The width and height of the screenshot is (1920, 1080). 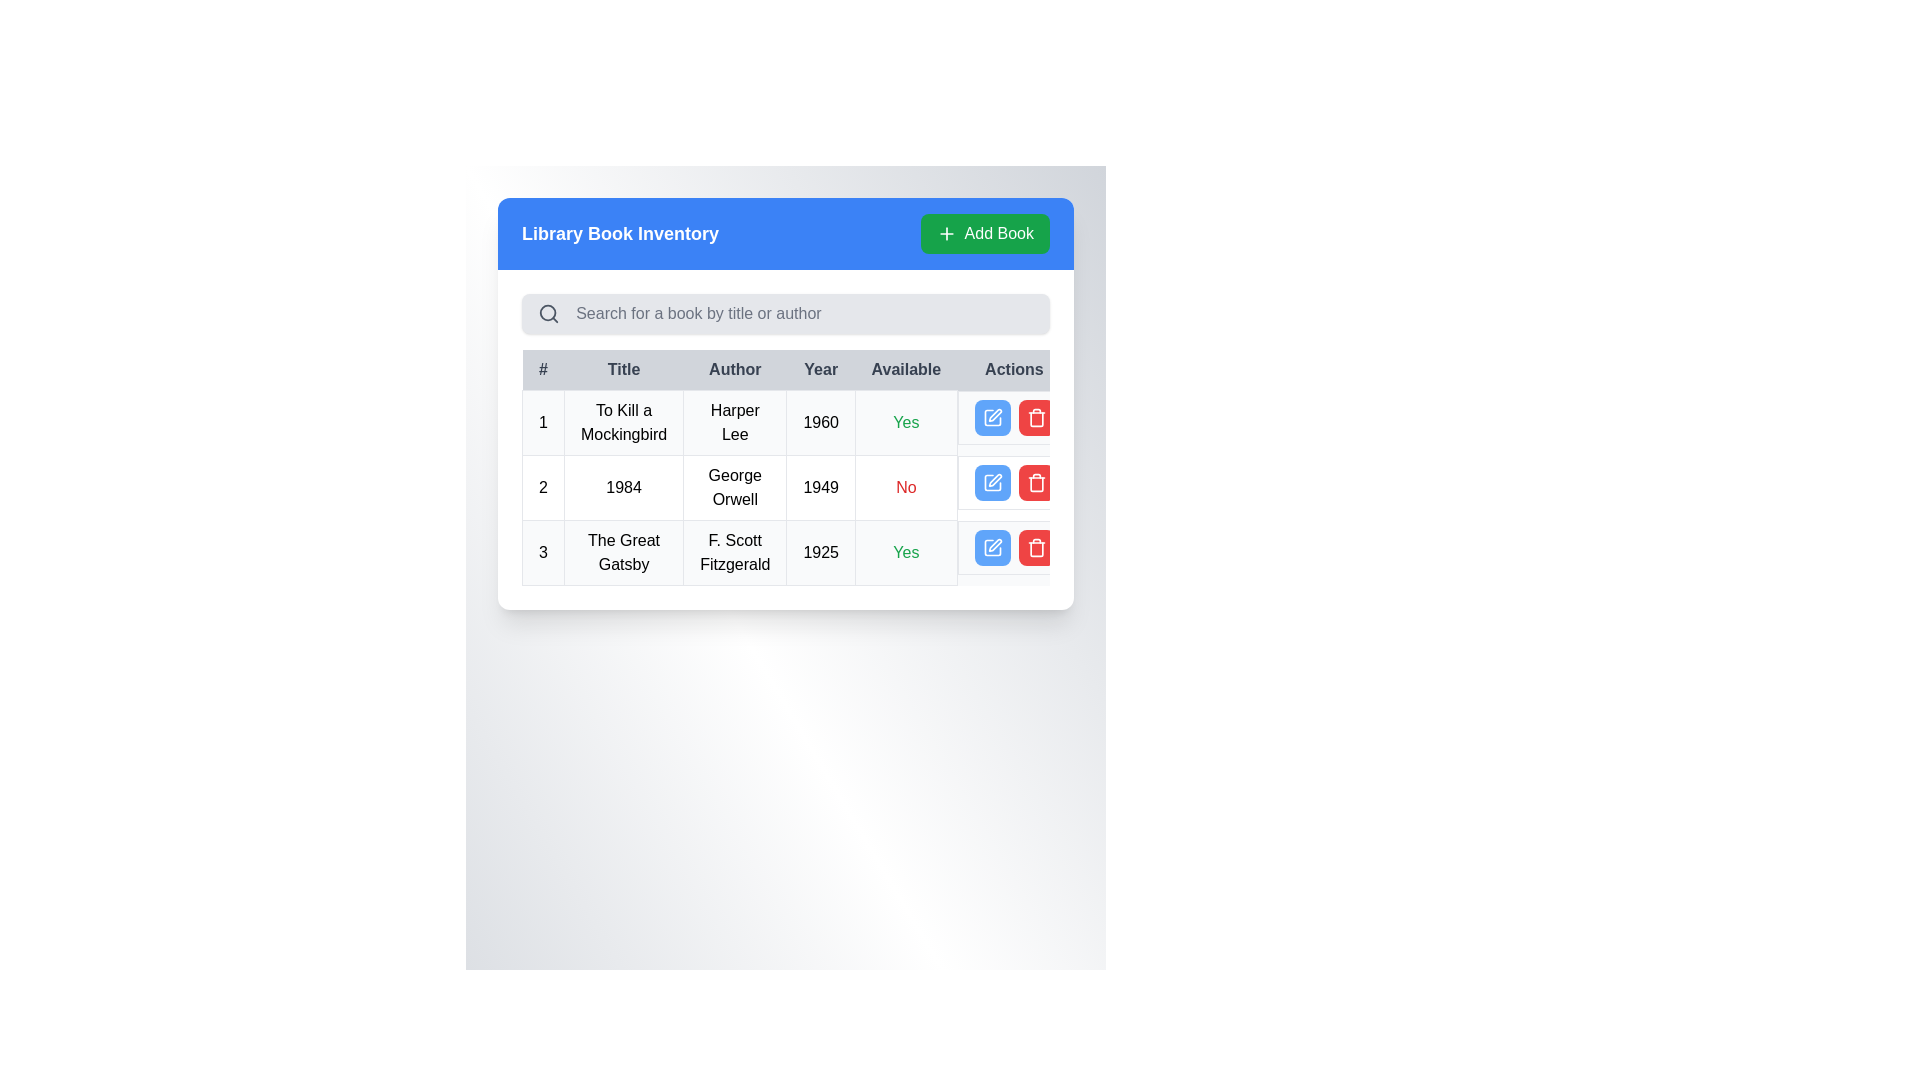 What do you see at coordinates (905, 552) in the screenshot?
I see `the text label indicating availability status, which displays 'Yes' in green font in the first row of the data table under the 'Available' column` at bounding box center [905, 552].